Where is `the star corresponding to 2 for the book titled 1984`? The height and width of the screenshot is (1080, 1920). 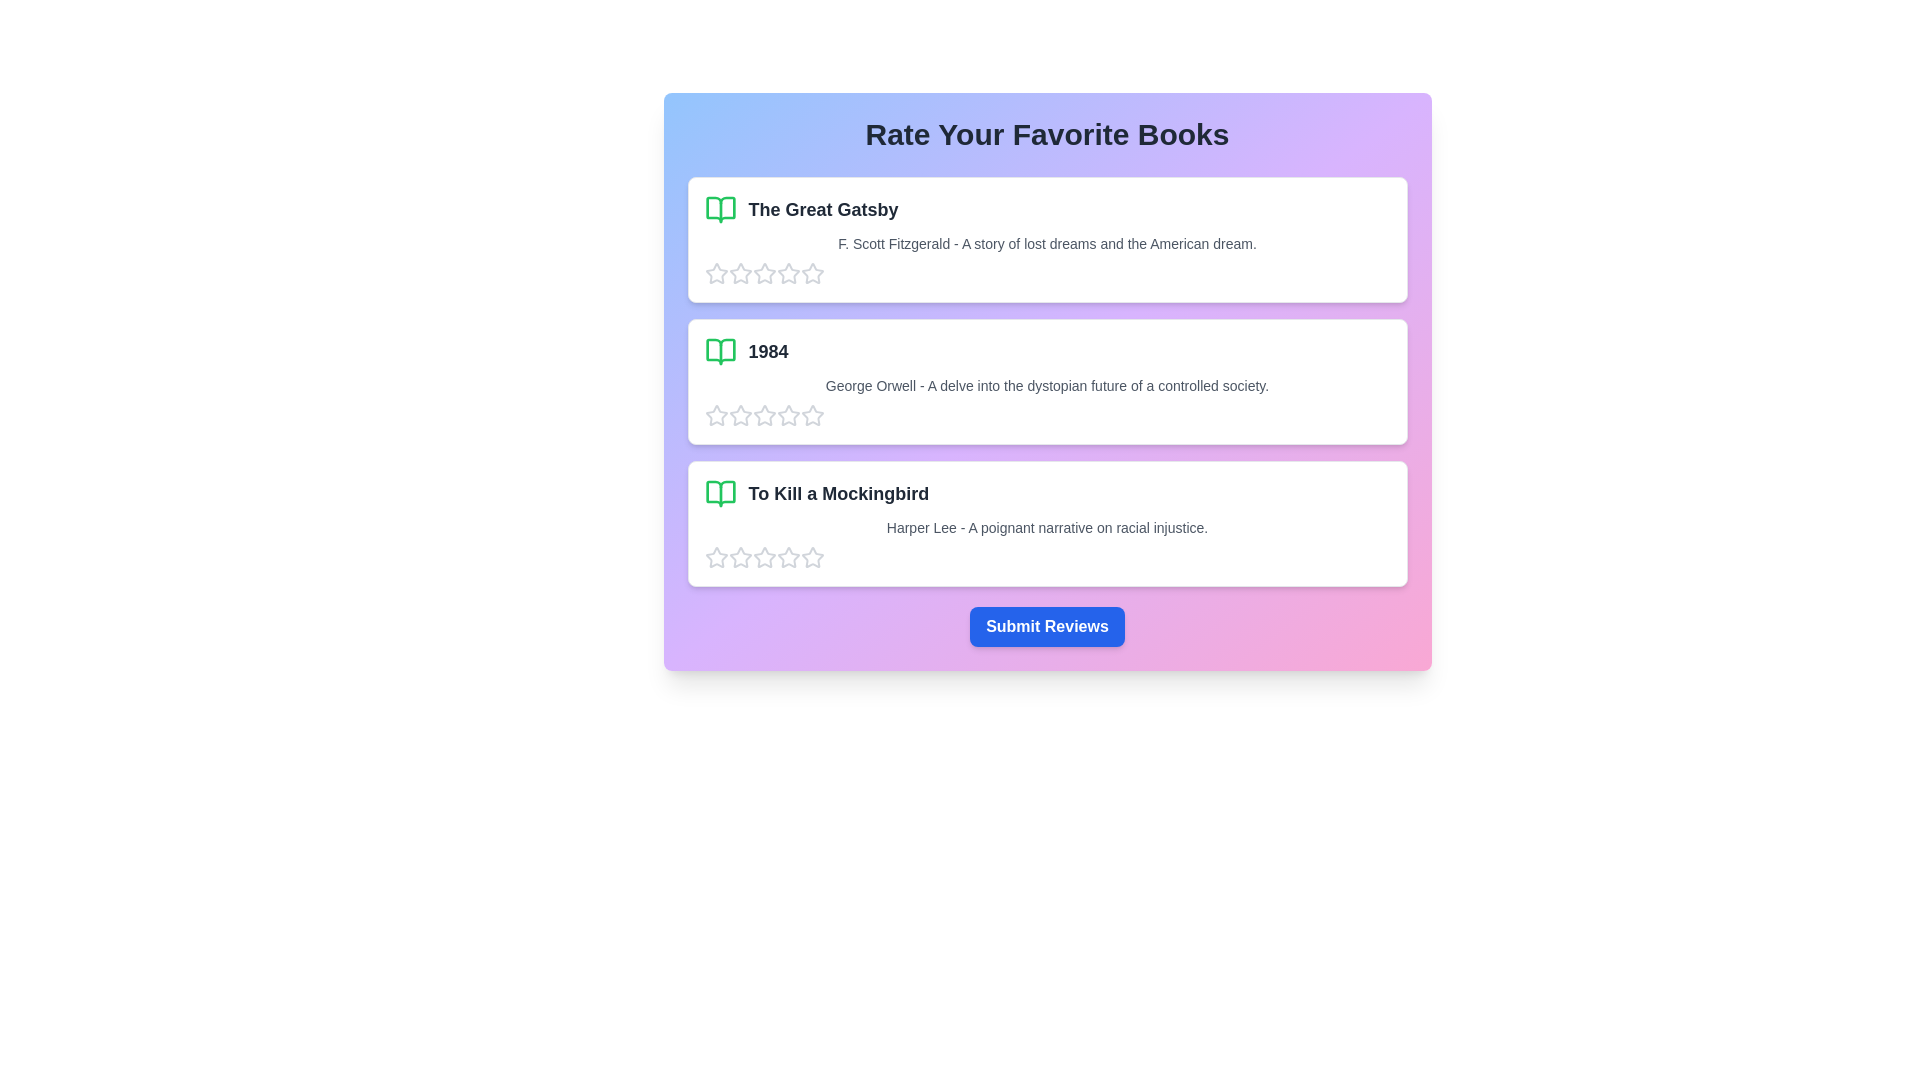
the star corresponding to 2 for the book titled 1984 is located at coordinates (739, 415).